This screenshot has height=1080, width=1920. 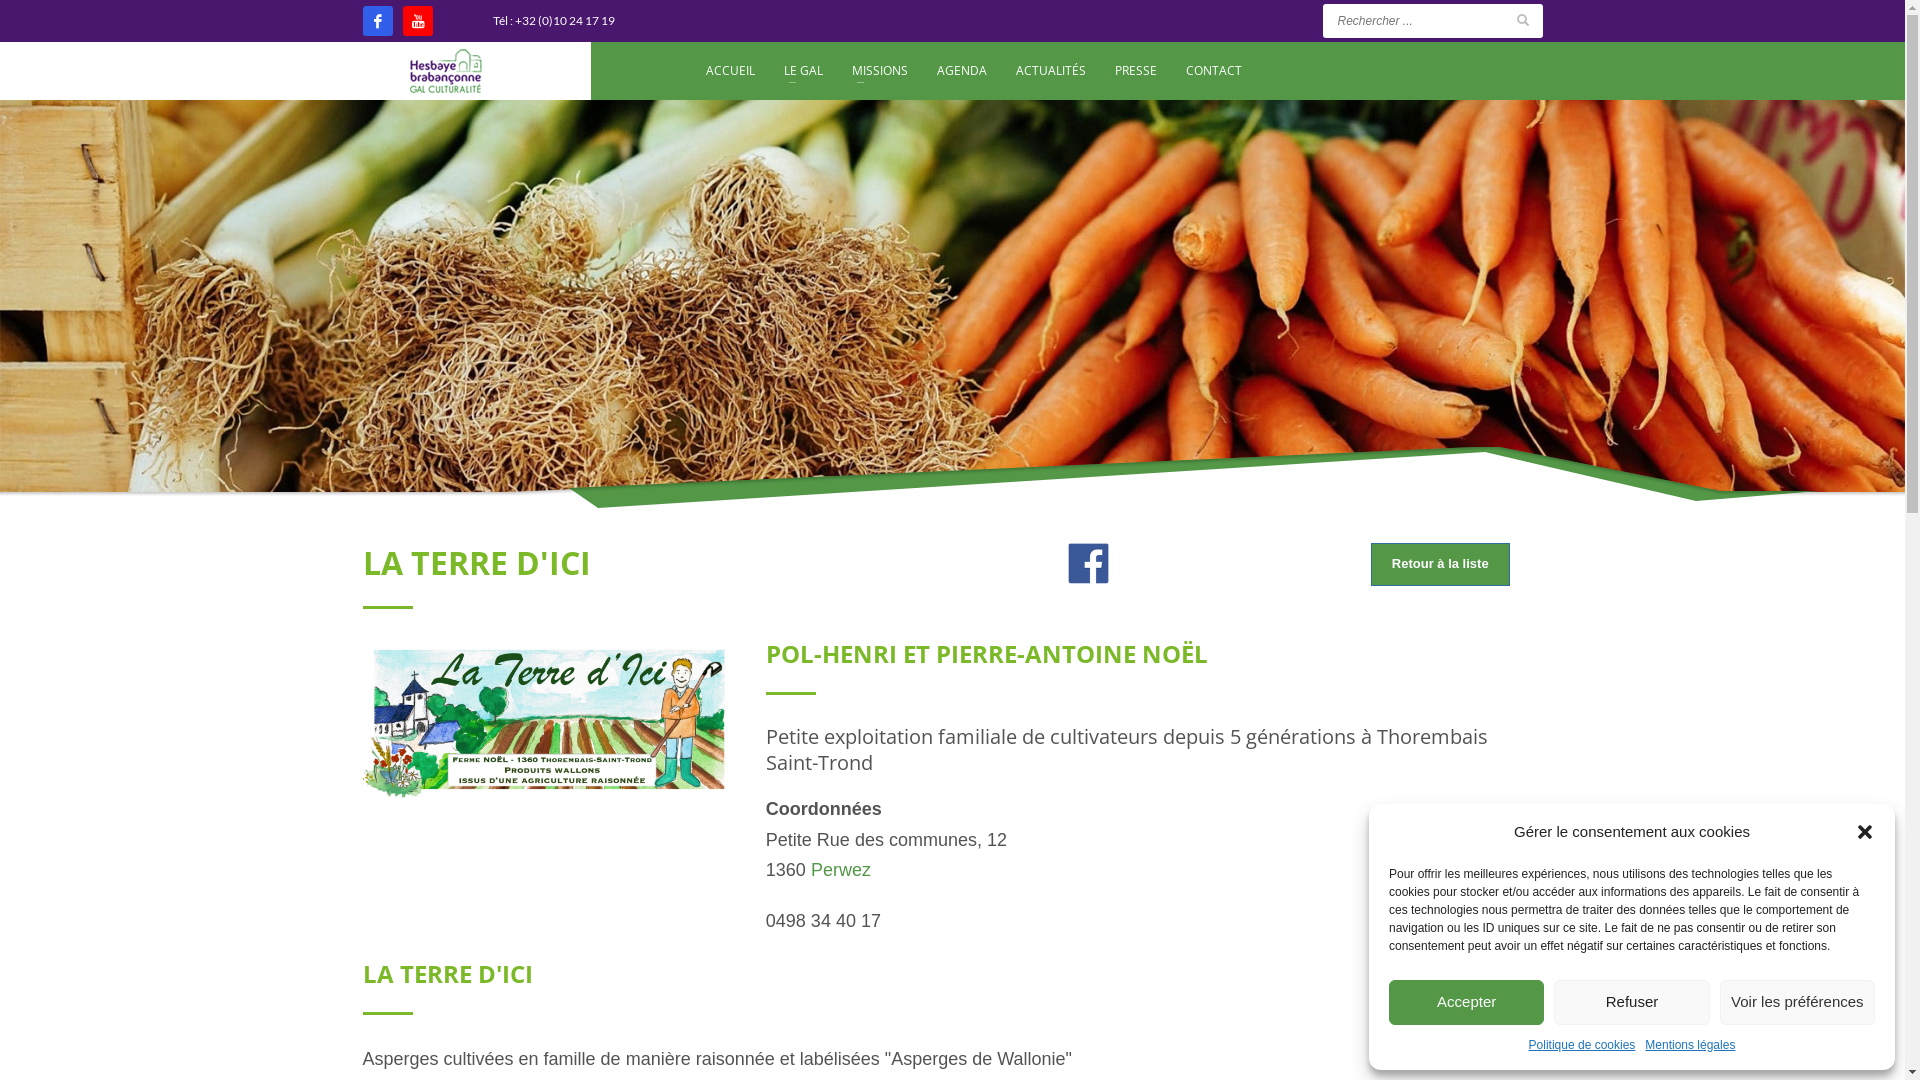 What do you see at coordinates (1520, 19) in the screenshot?
I see `'go'` at bounding box center [1520, 19].